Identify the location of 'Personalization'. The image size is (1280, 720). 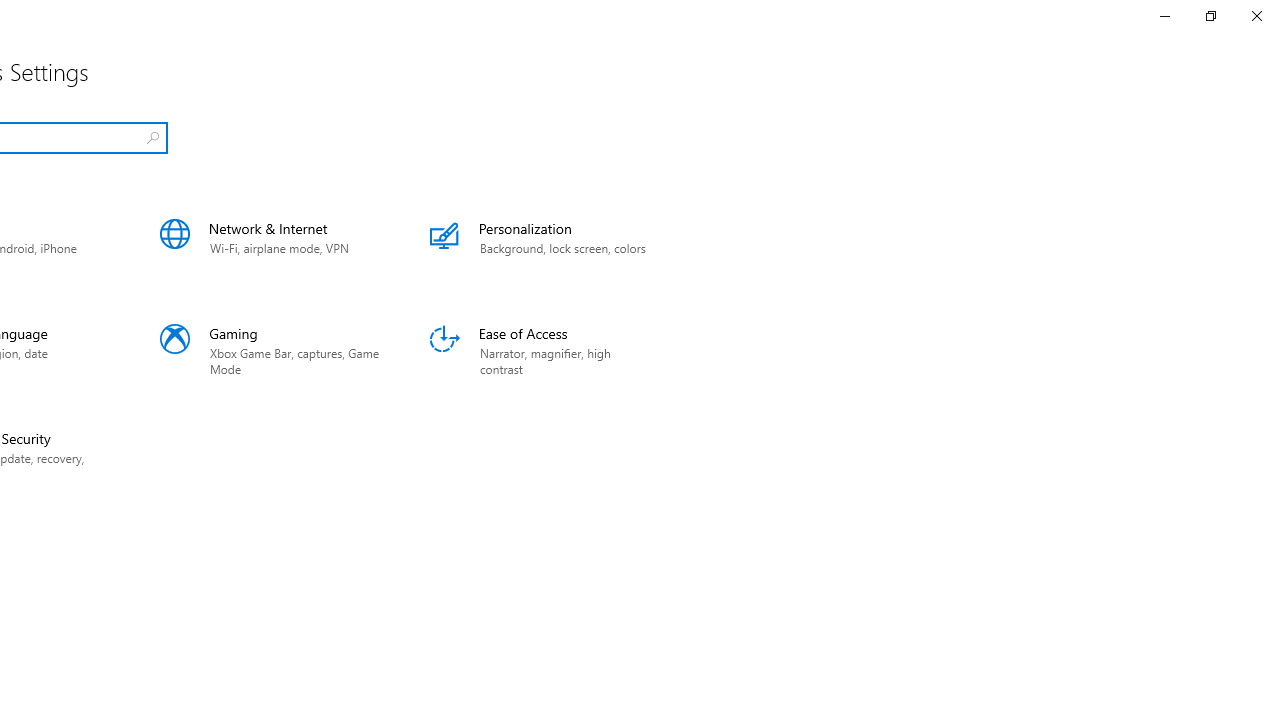
(540, 245).